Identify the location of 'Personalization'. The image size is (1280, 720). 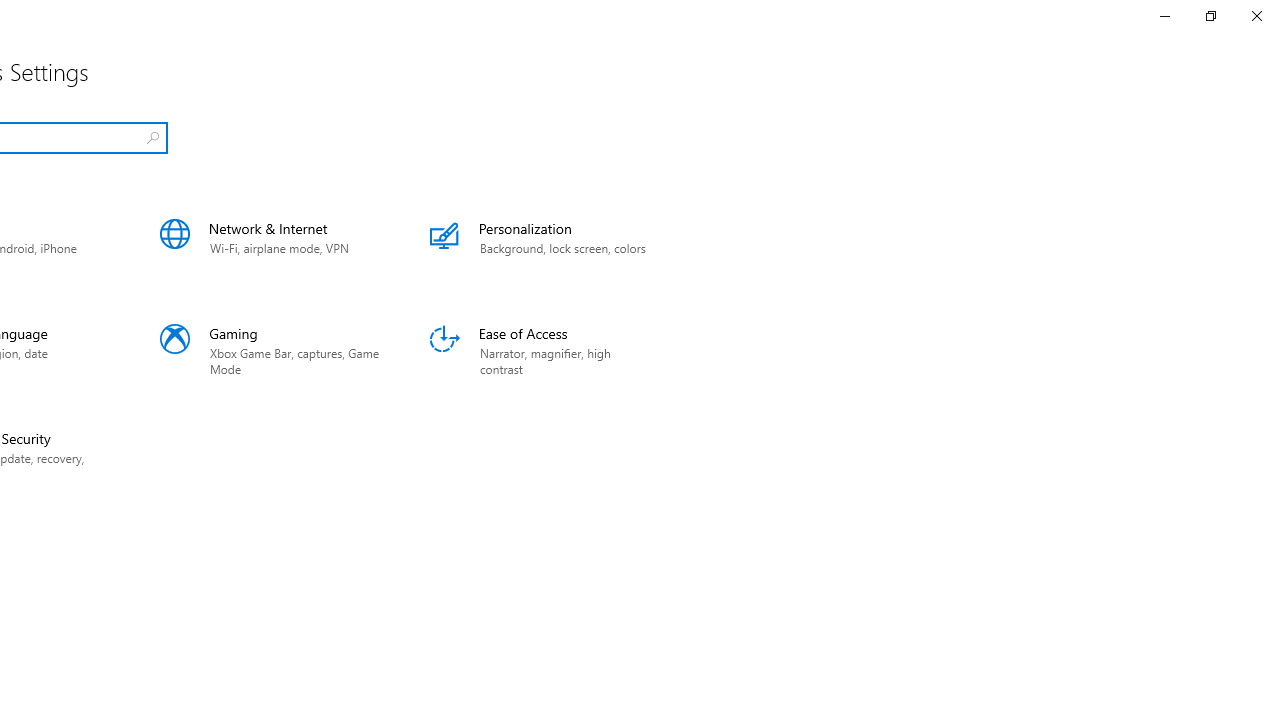
(540, 245).